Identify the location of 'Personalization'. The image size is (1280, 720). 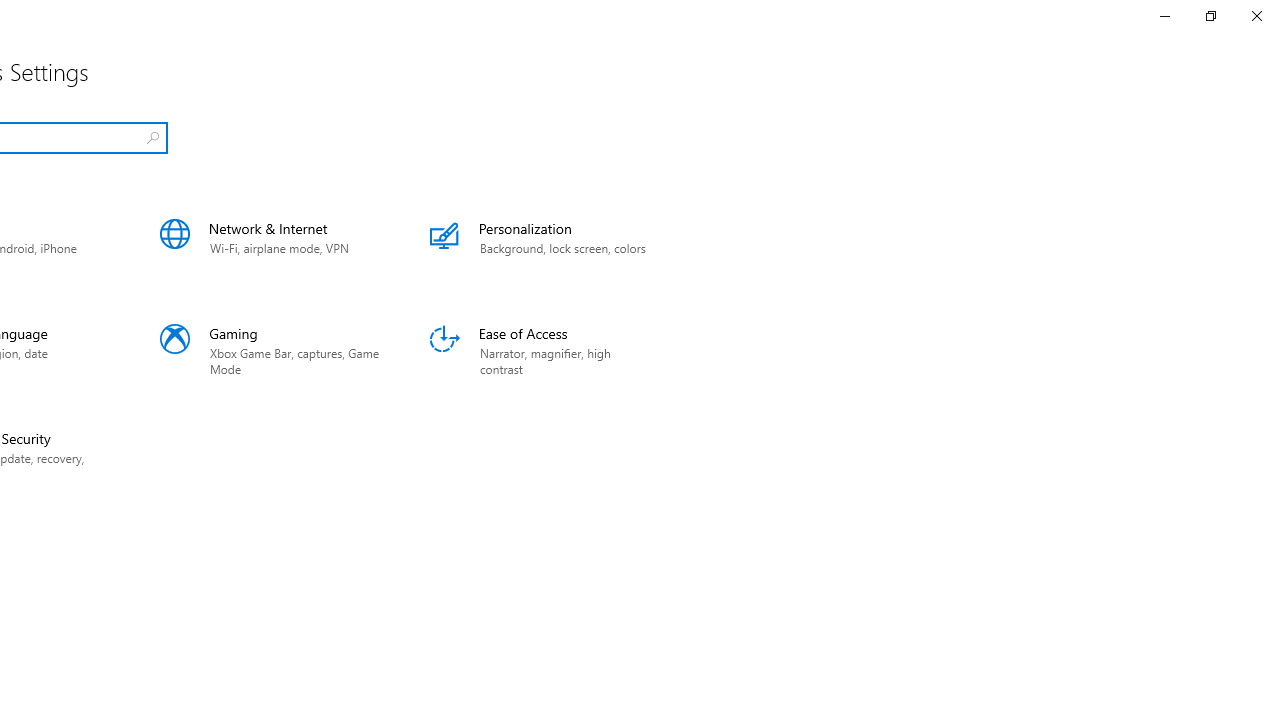
(540, 245).